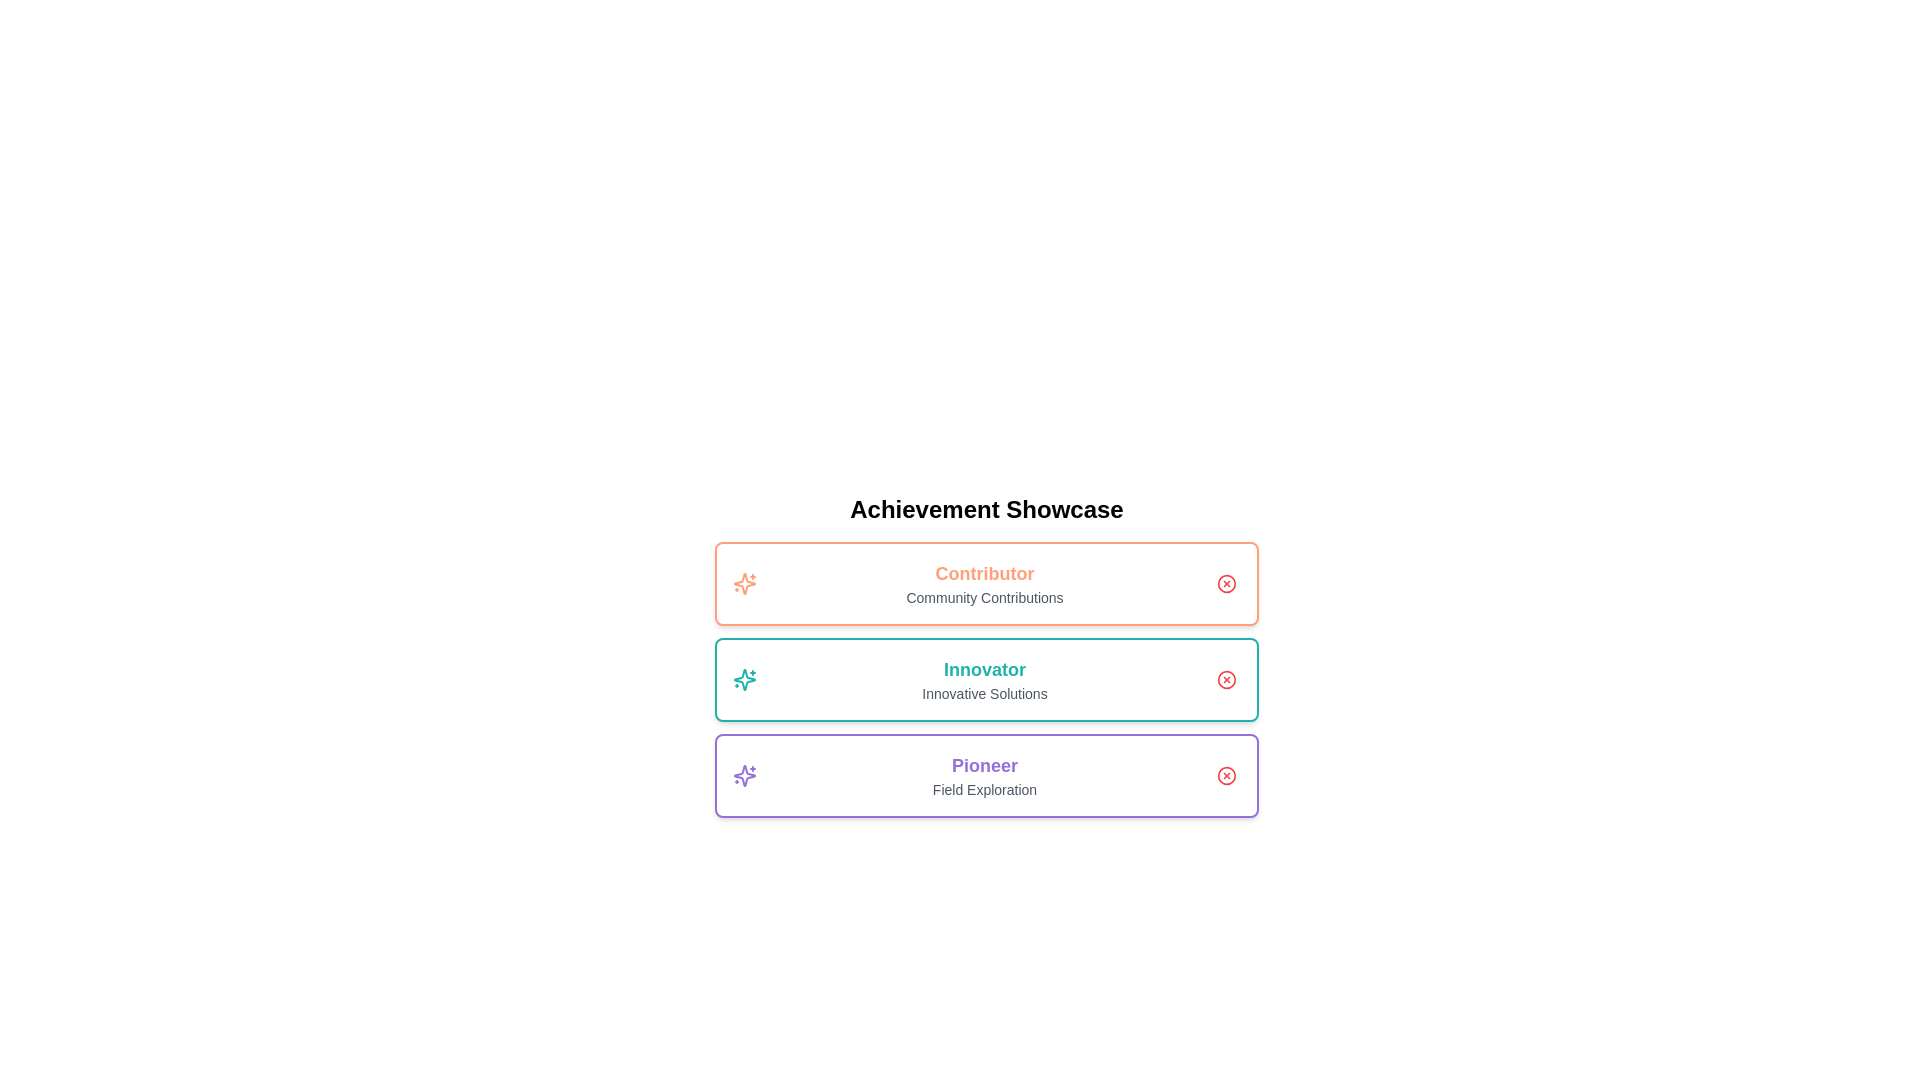  Describe the element at coordinates (987, 678) in the screenshot. I see `the achievement titled Innovator to inspect its details` at that location.